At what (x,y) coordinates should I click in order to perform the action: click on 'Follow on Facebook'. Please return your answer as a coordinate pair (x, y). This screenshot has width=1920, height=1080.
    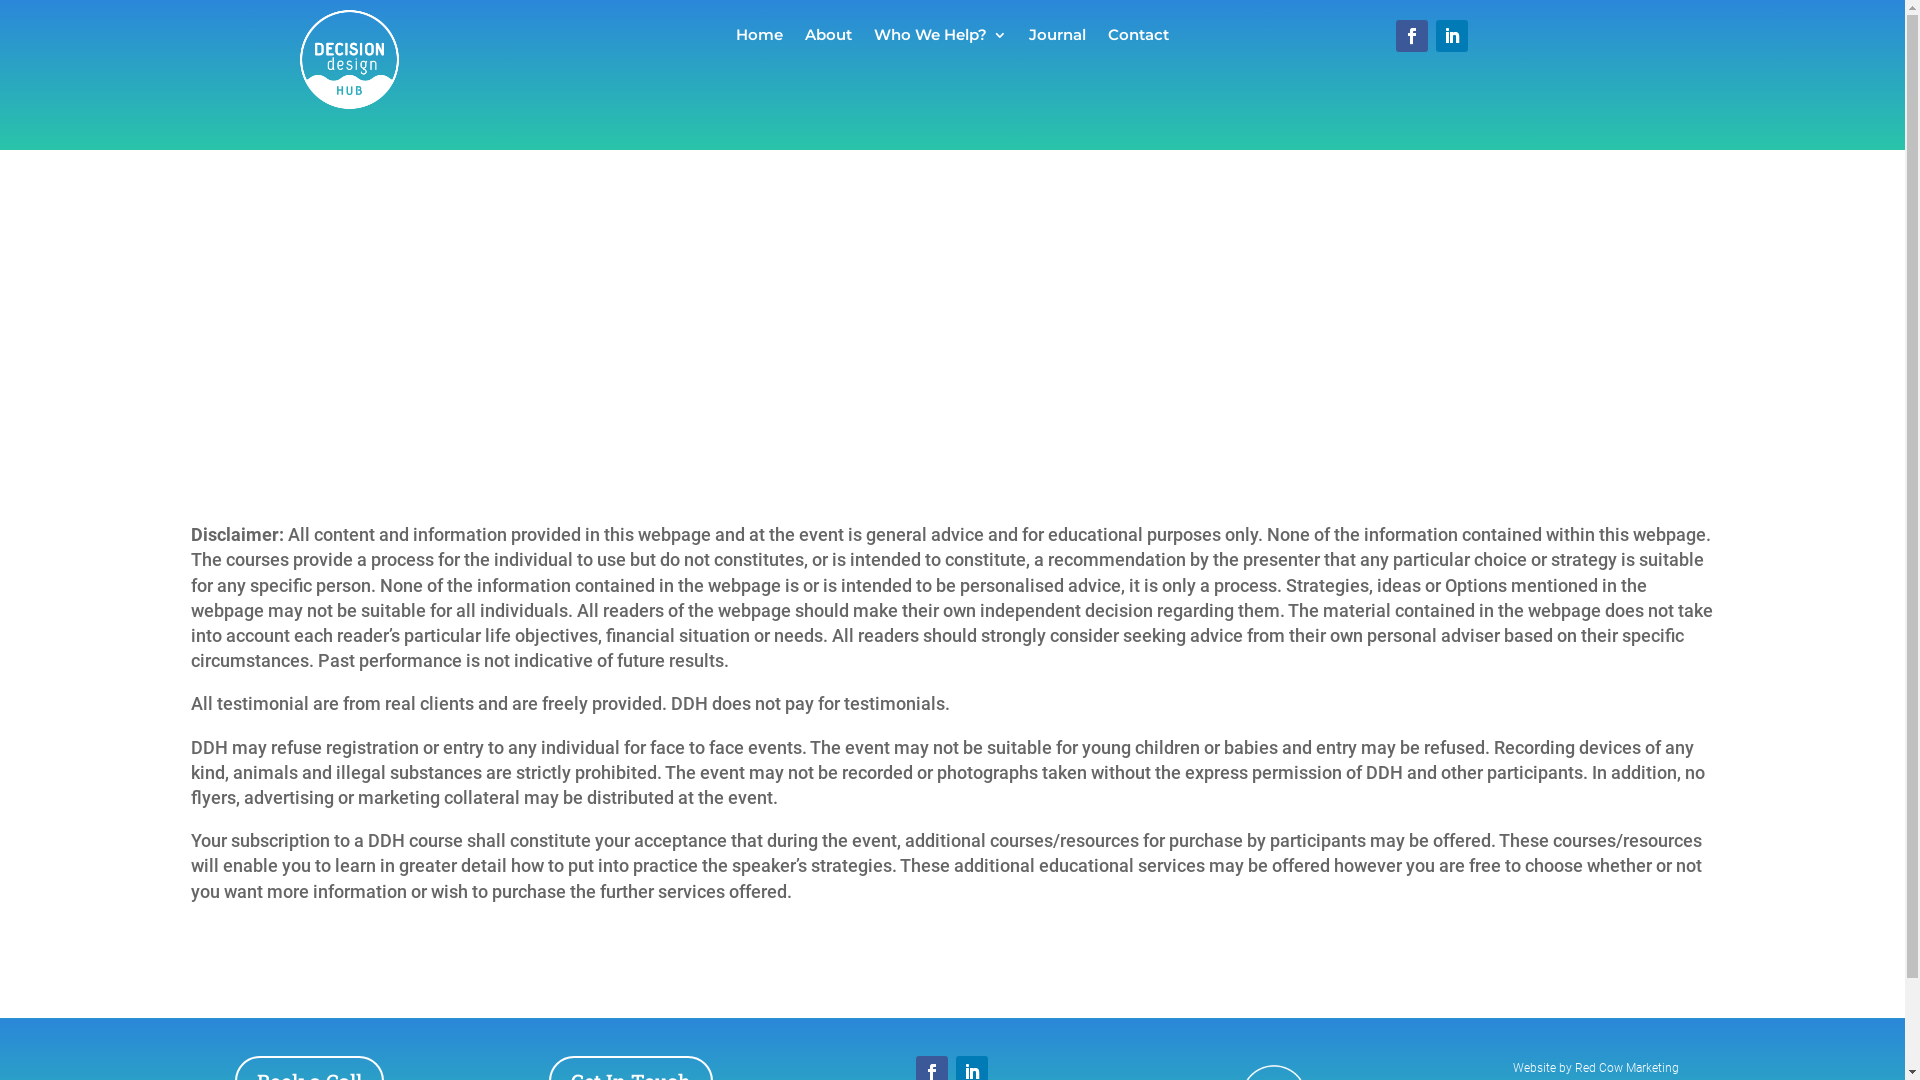
    Looking at the image, I should click on (1395, 35).